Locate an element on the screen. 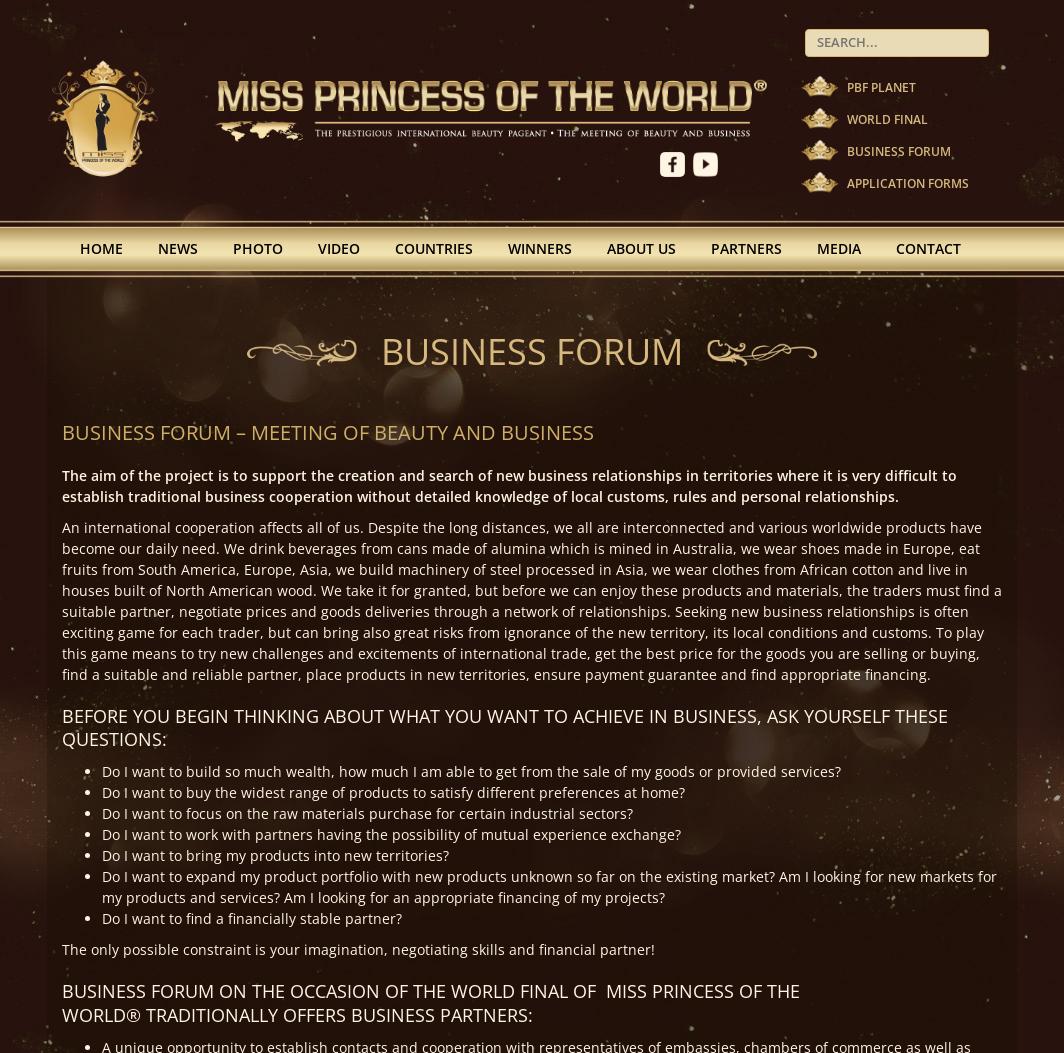 This screenshot has height=1053, width=1064. 'Contact' is located at coordinates (895, 246).